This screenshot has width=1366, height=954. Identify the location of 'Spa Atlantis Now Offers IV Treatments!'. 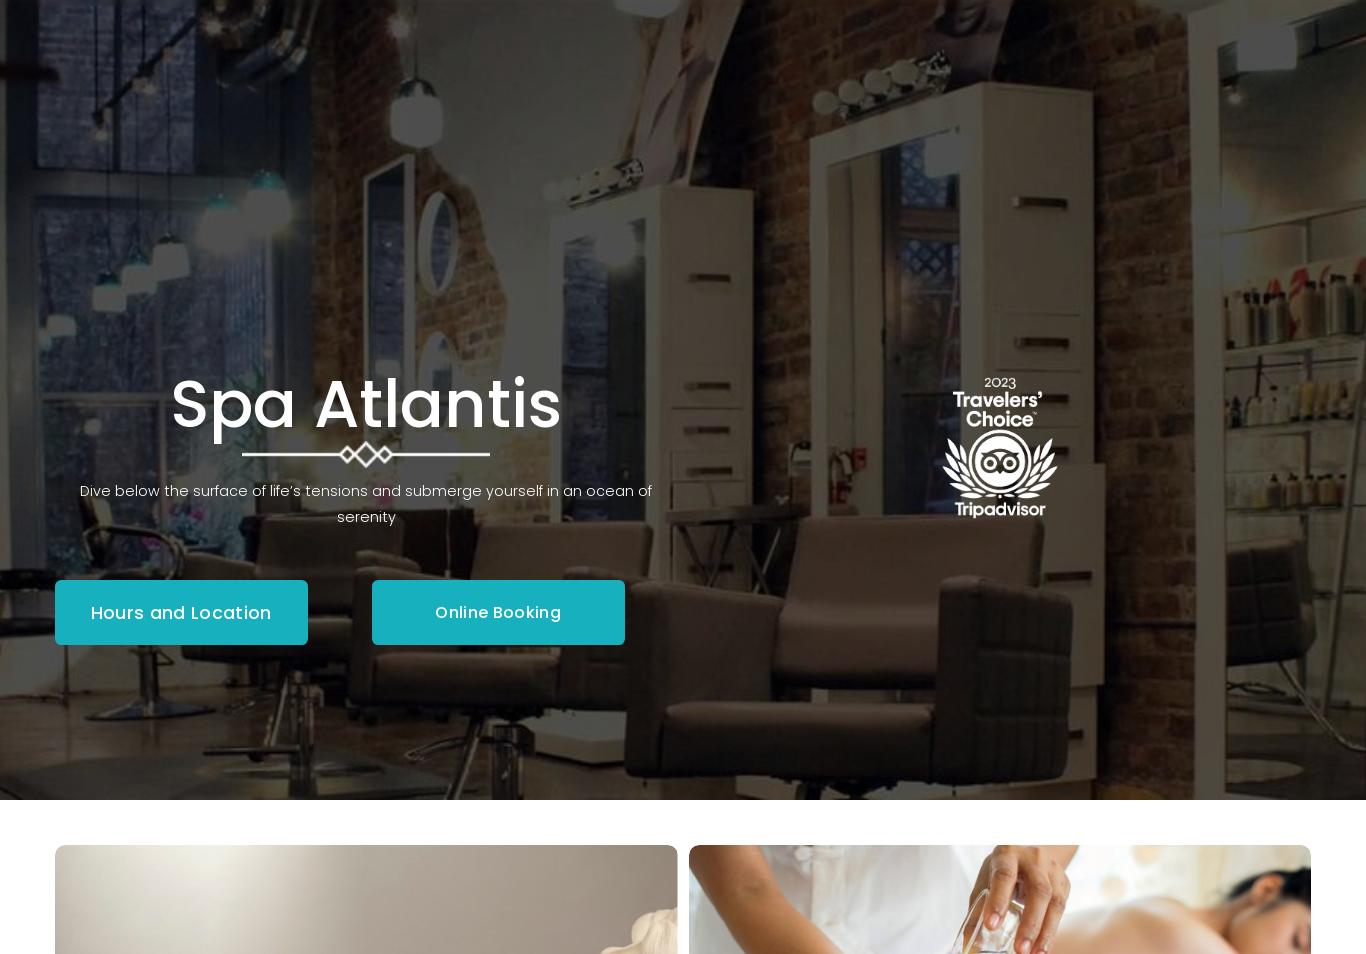
(683, 21).